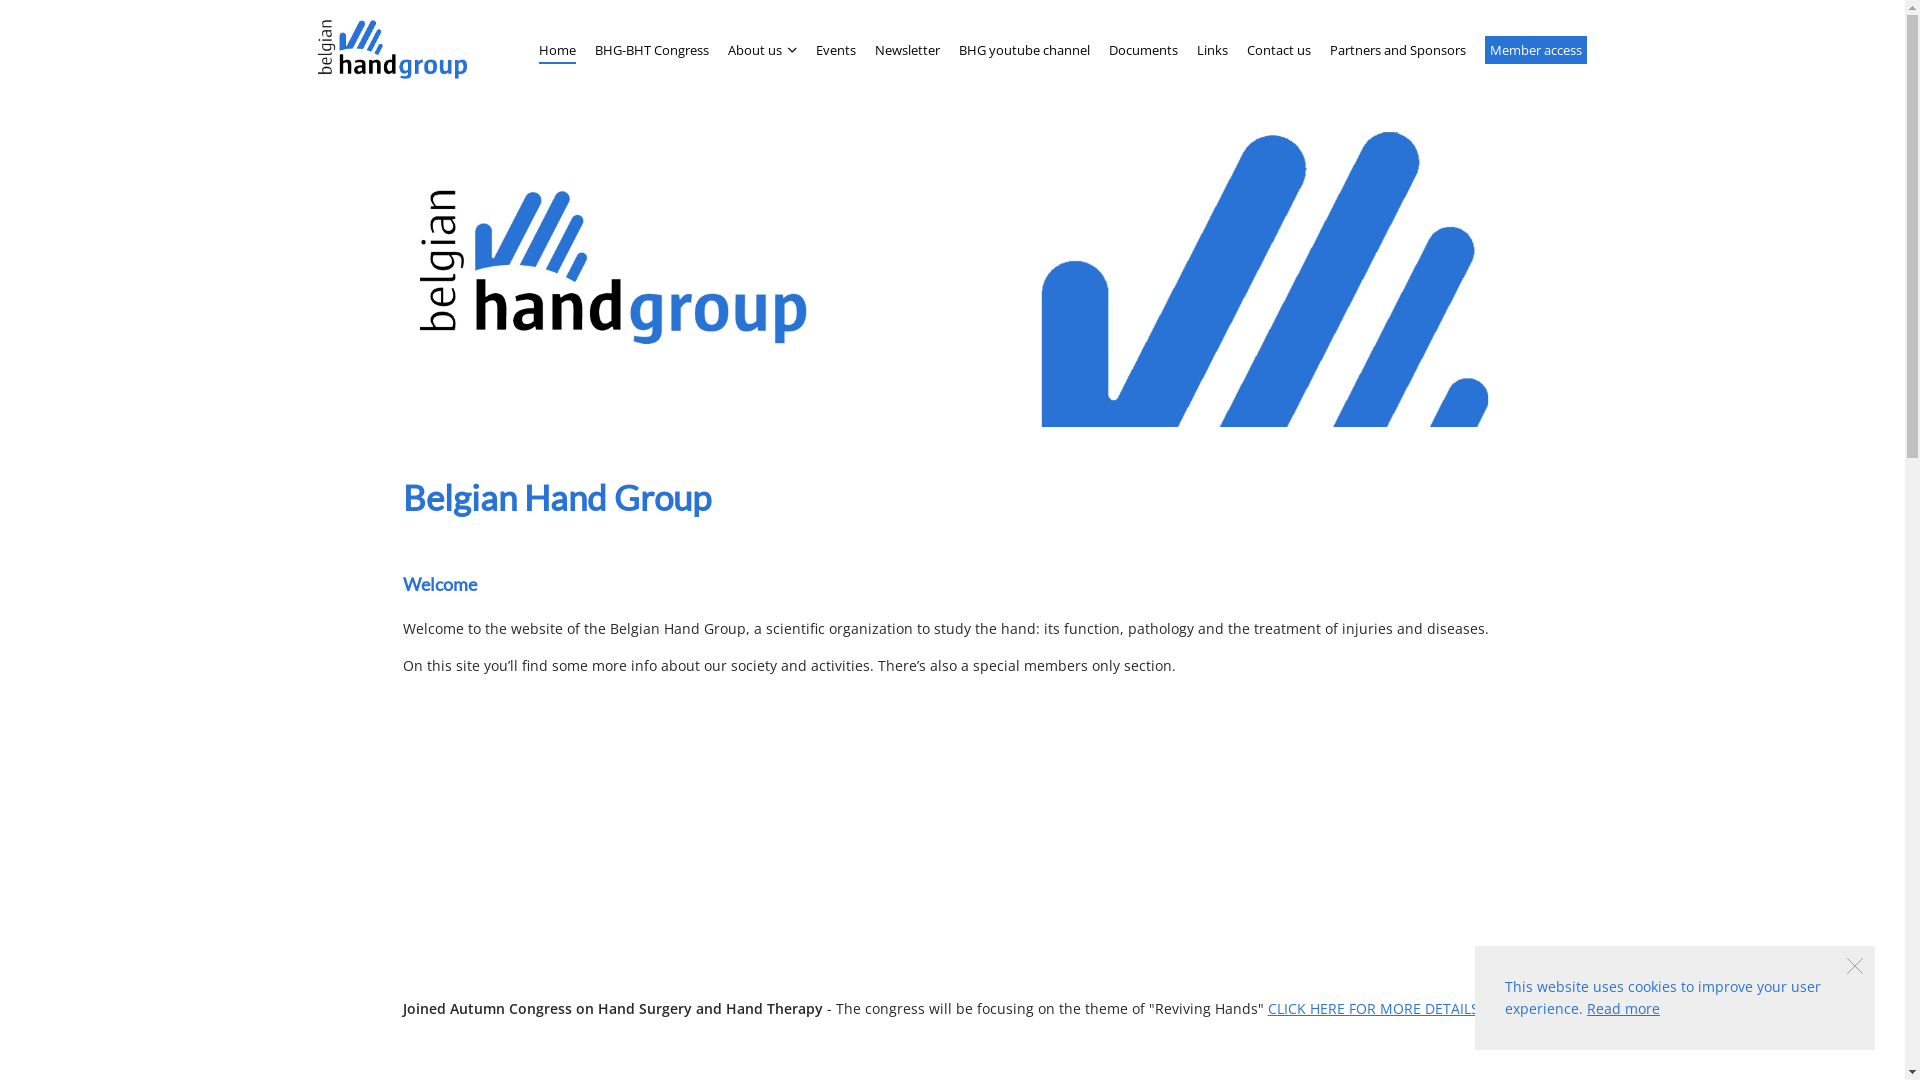 This screenshot has height=1080, width=1920. Describe the element at coordinates (1196, 49) in the screenshot. I see `'Links'` at that location.